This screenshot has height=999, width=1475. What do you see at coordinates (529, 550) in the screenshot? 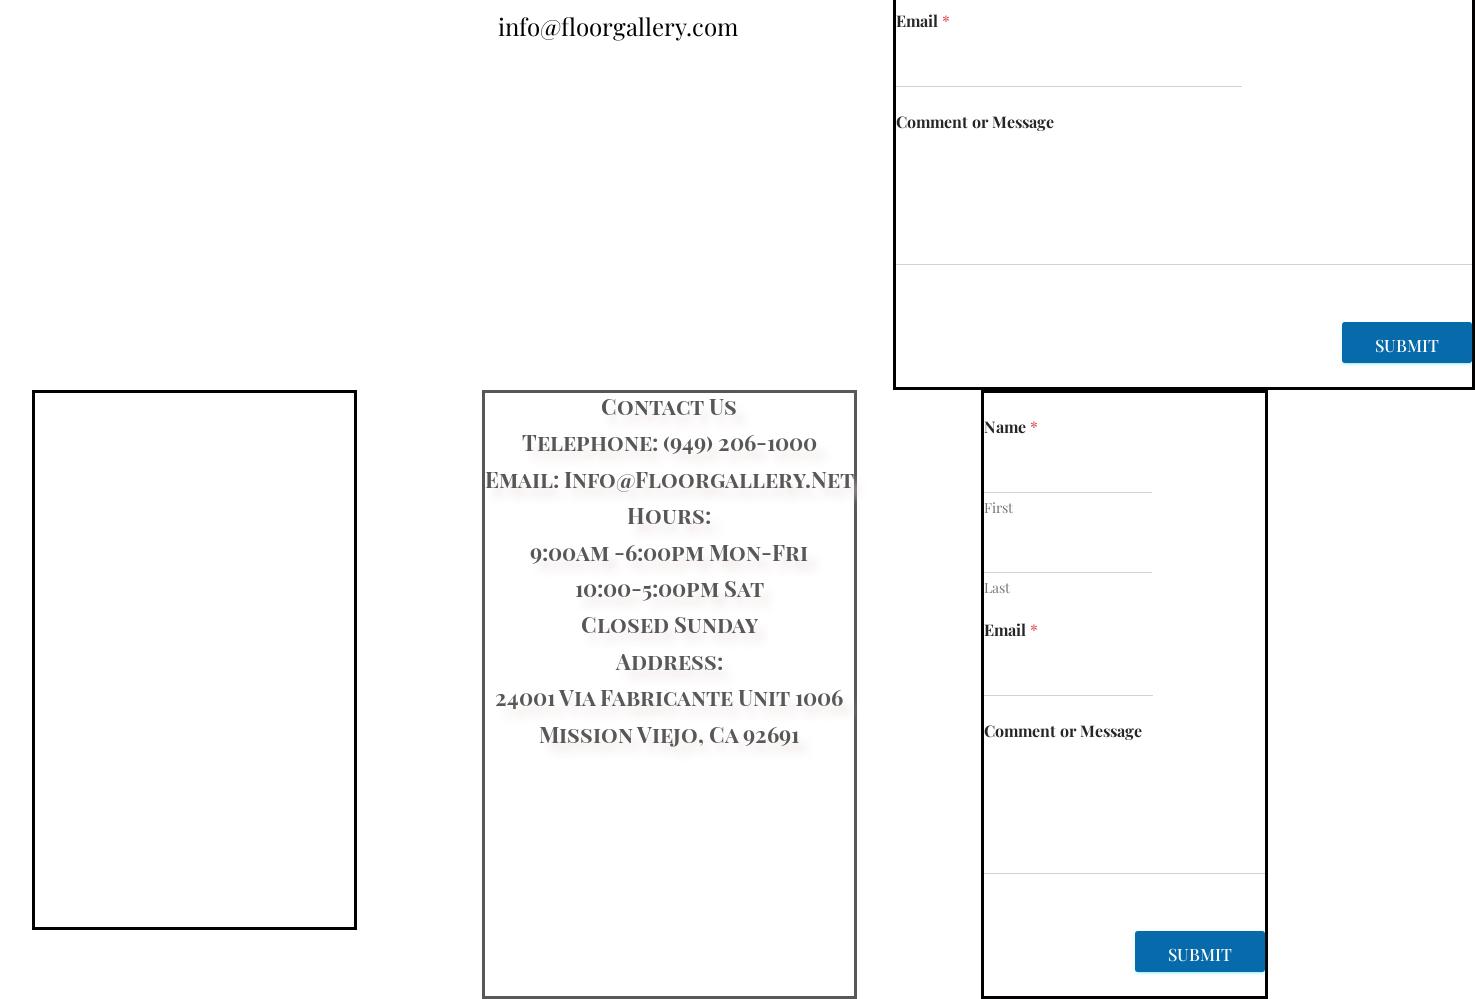
I see `'9:00am -6:00pm Mon-Fri'` at bounding box center [529, 550].